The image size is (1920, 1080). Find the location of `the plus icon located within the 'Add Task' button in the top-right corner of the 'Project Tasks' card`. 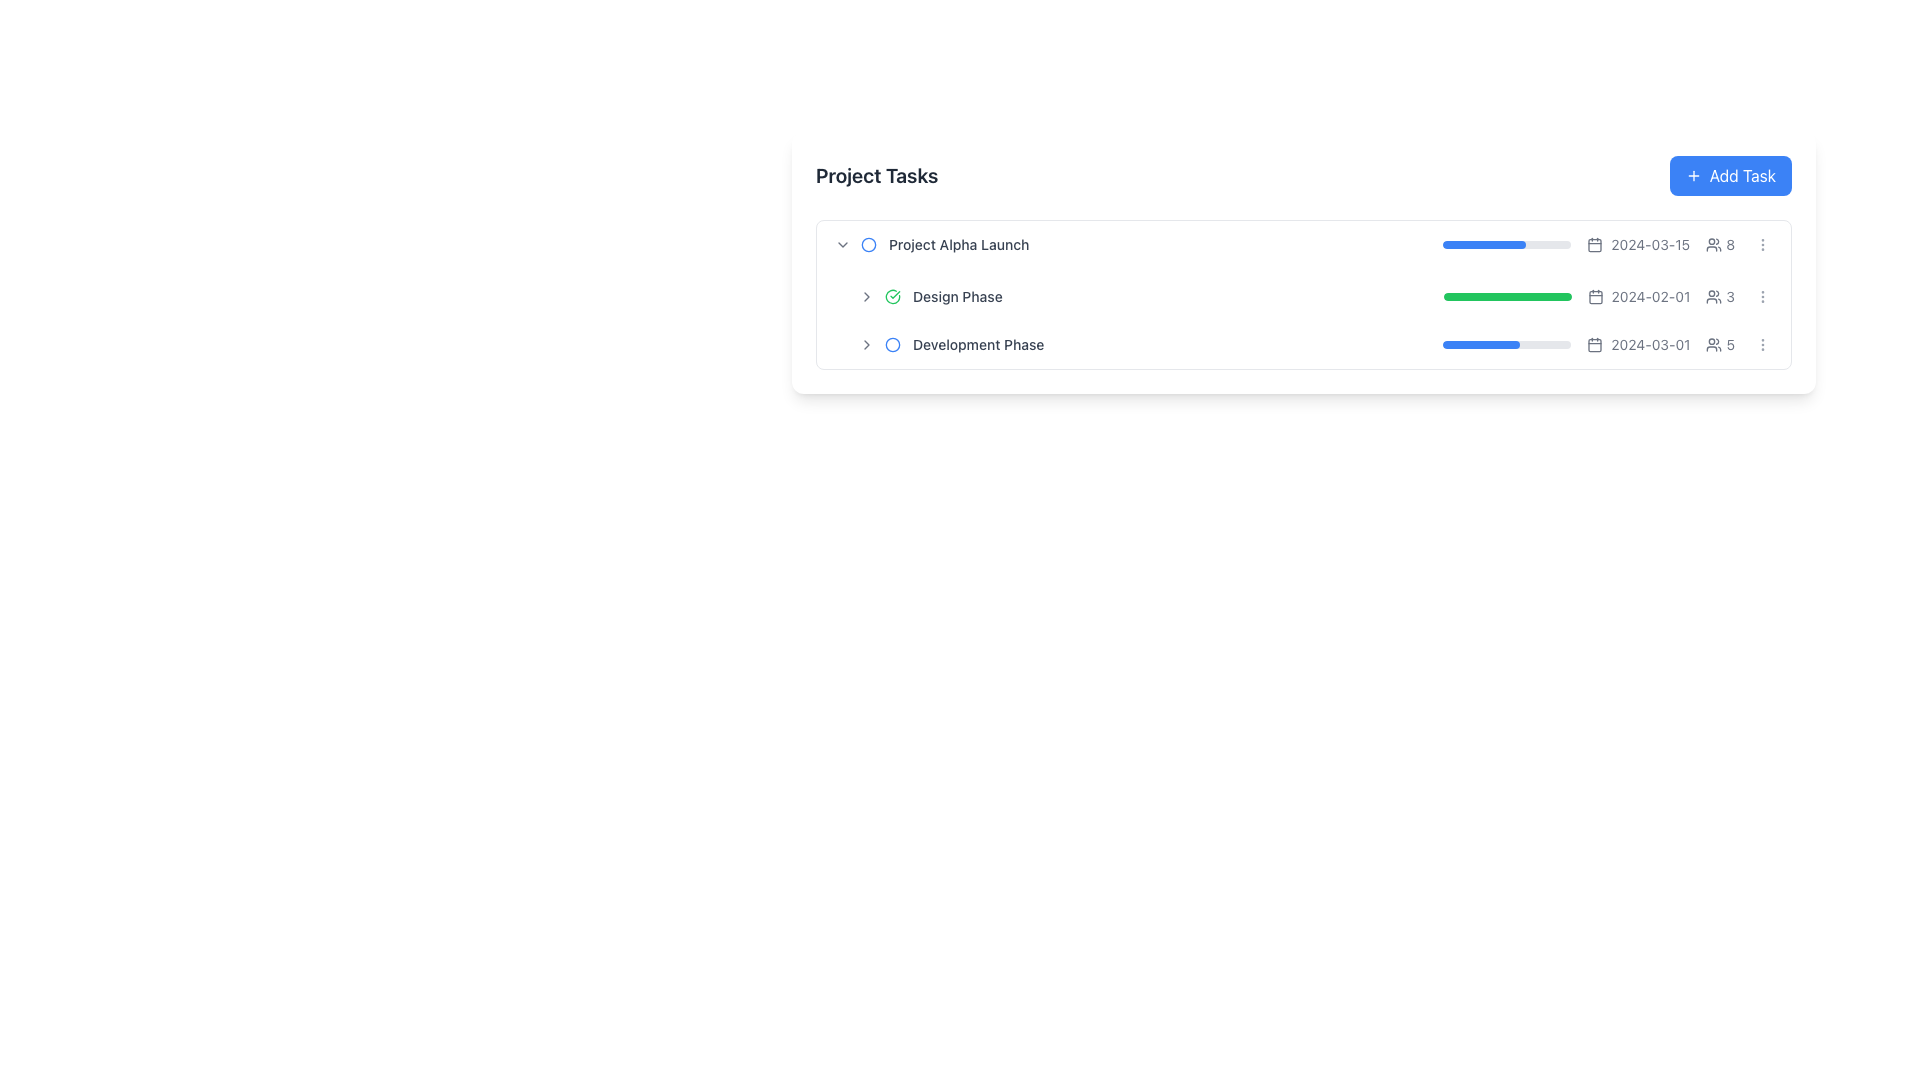

the plus icon located within the 'Add Task' button in the top-right corner of the 'Project Tasks' card is located at coordinates (1692, 175).